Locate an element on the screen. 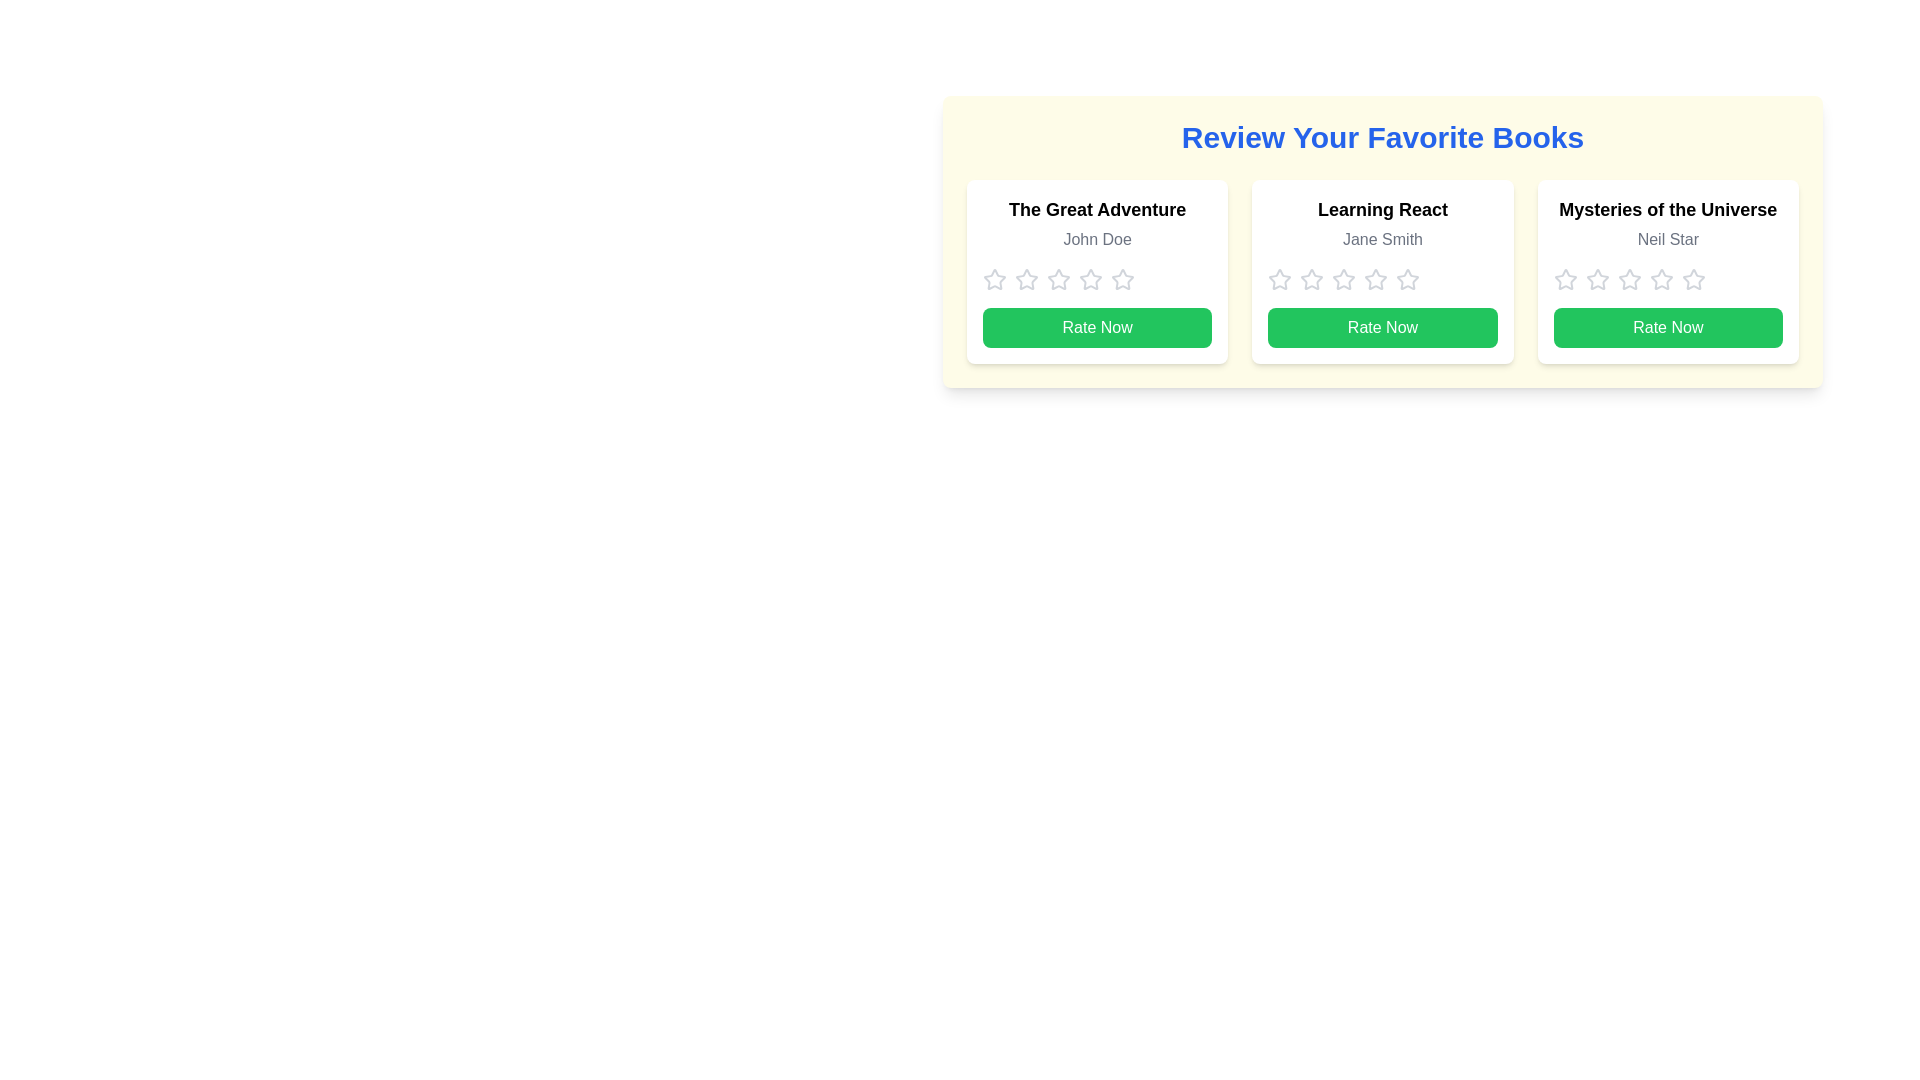 Image resolution: width=1920 pixels, height=1080 pixels. on the star icon in the Rating component for the card titled 'Mysteries of the Universe' is located at coordinates (1668, 280).